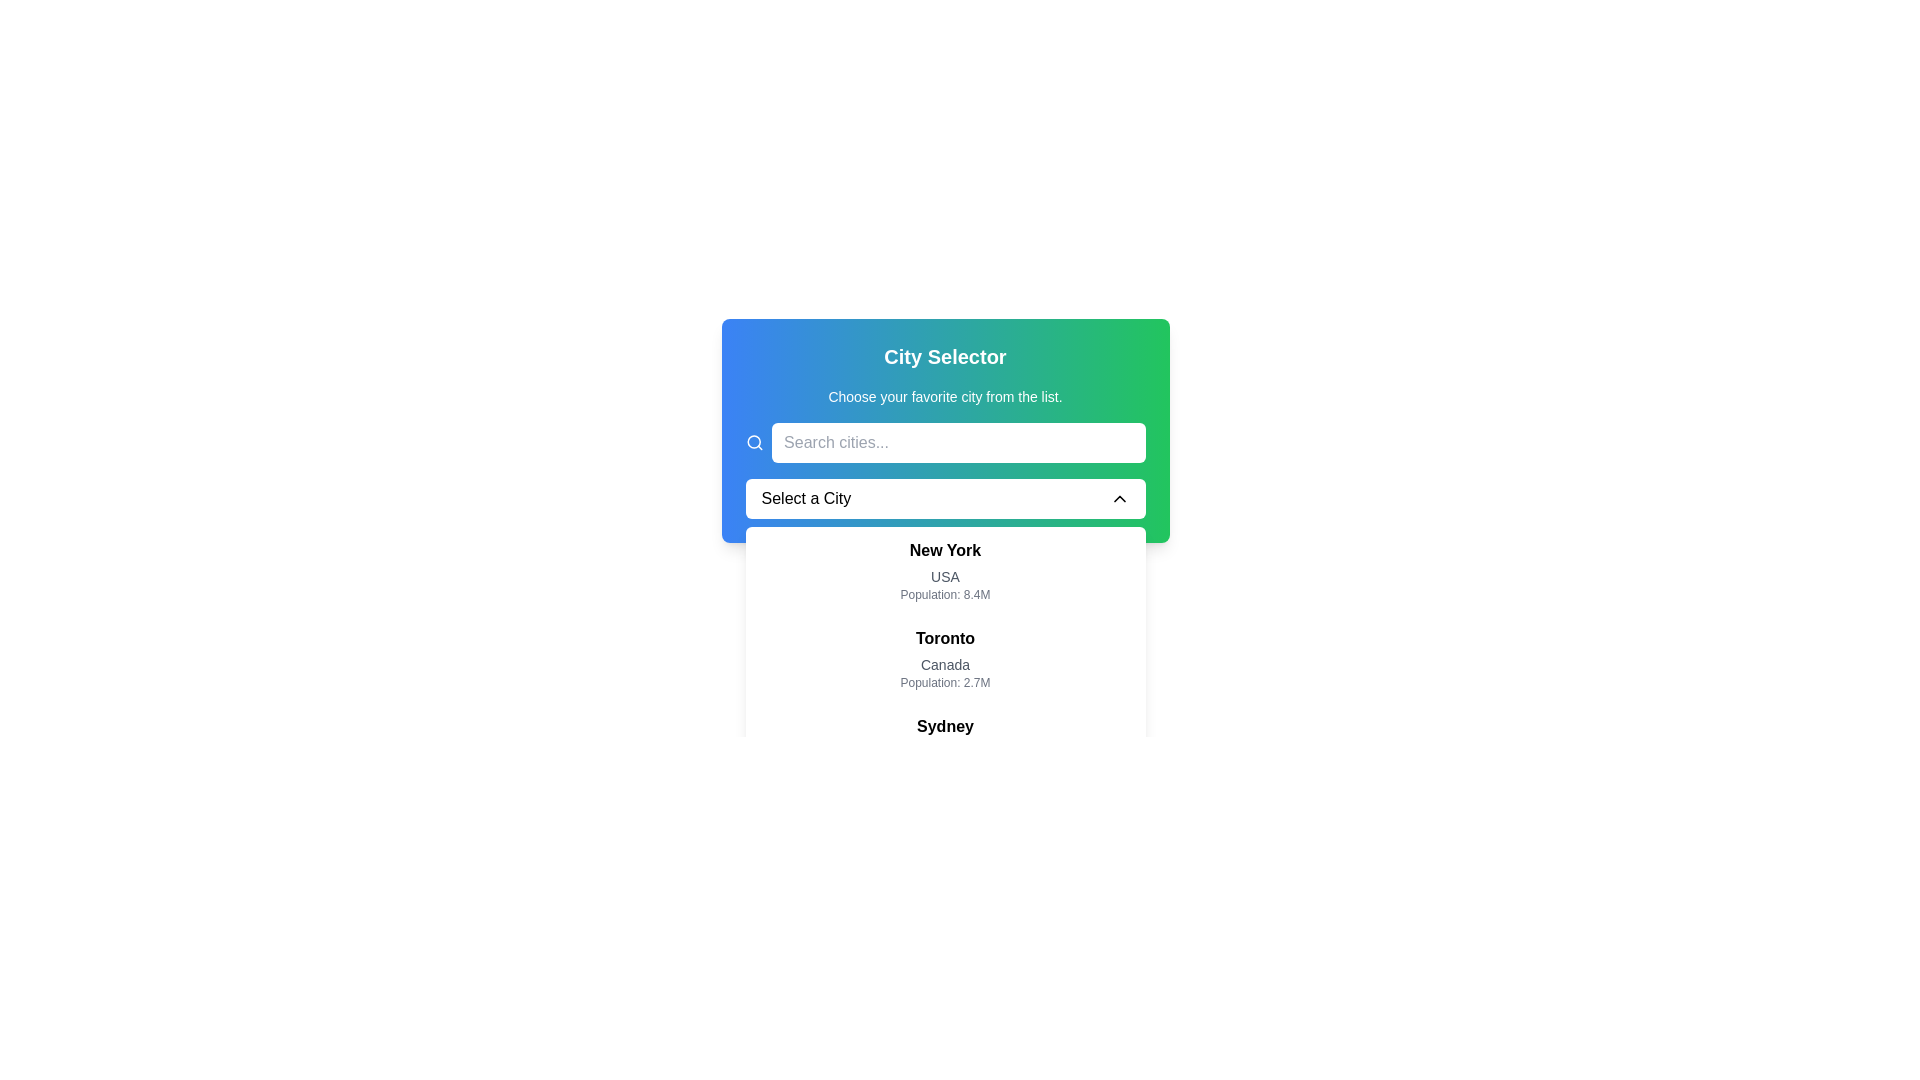  I want to click on the Text label indicating the country associated with the city 'New York' in the dropdown menu for city selection, so click(944, 577).